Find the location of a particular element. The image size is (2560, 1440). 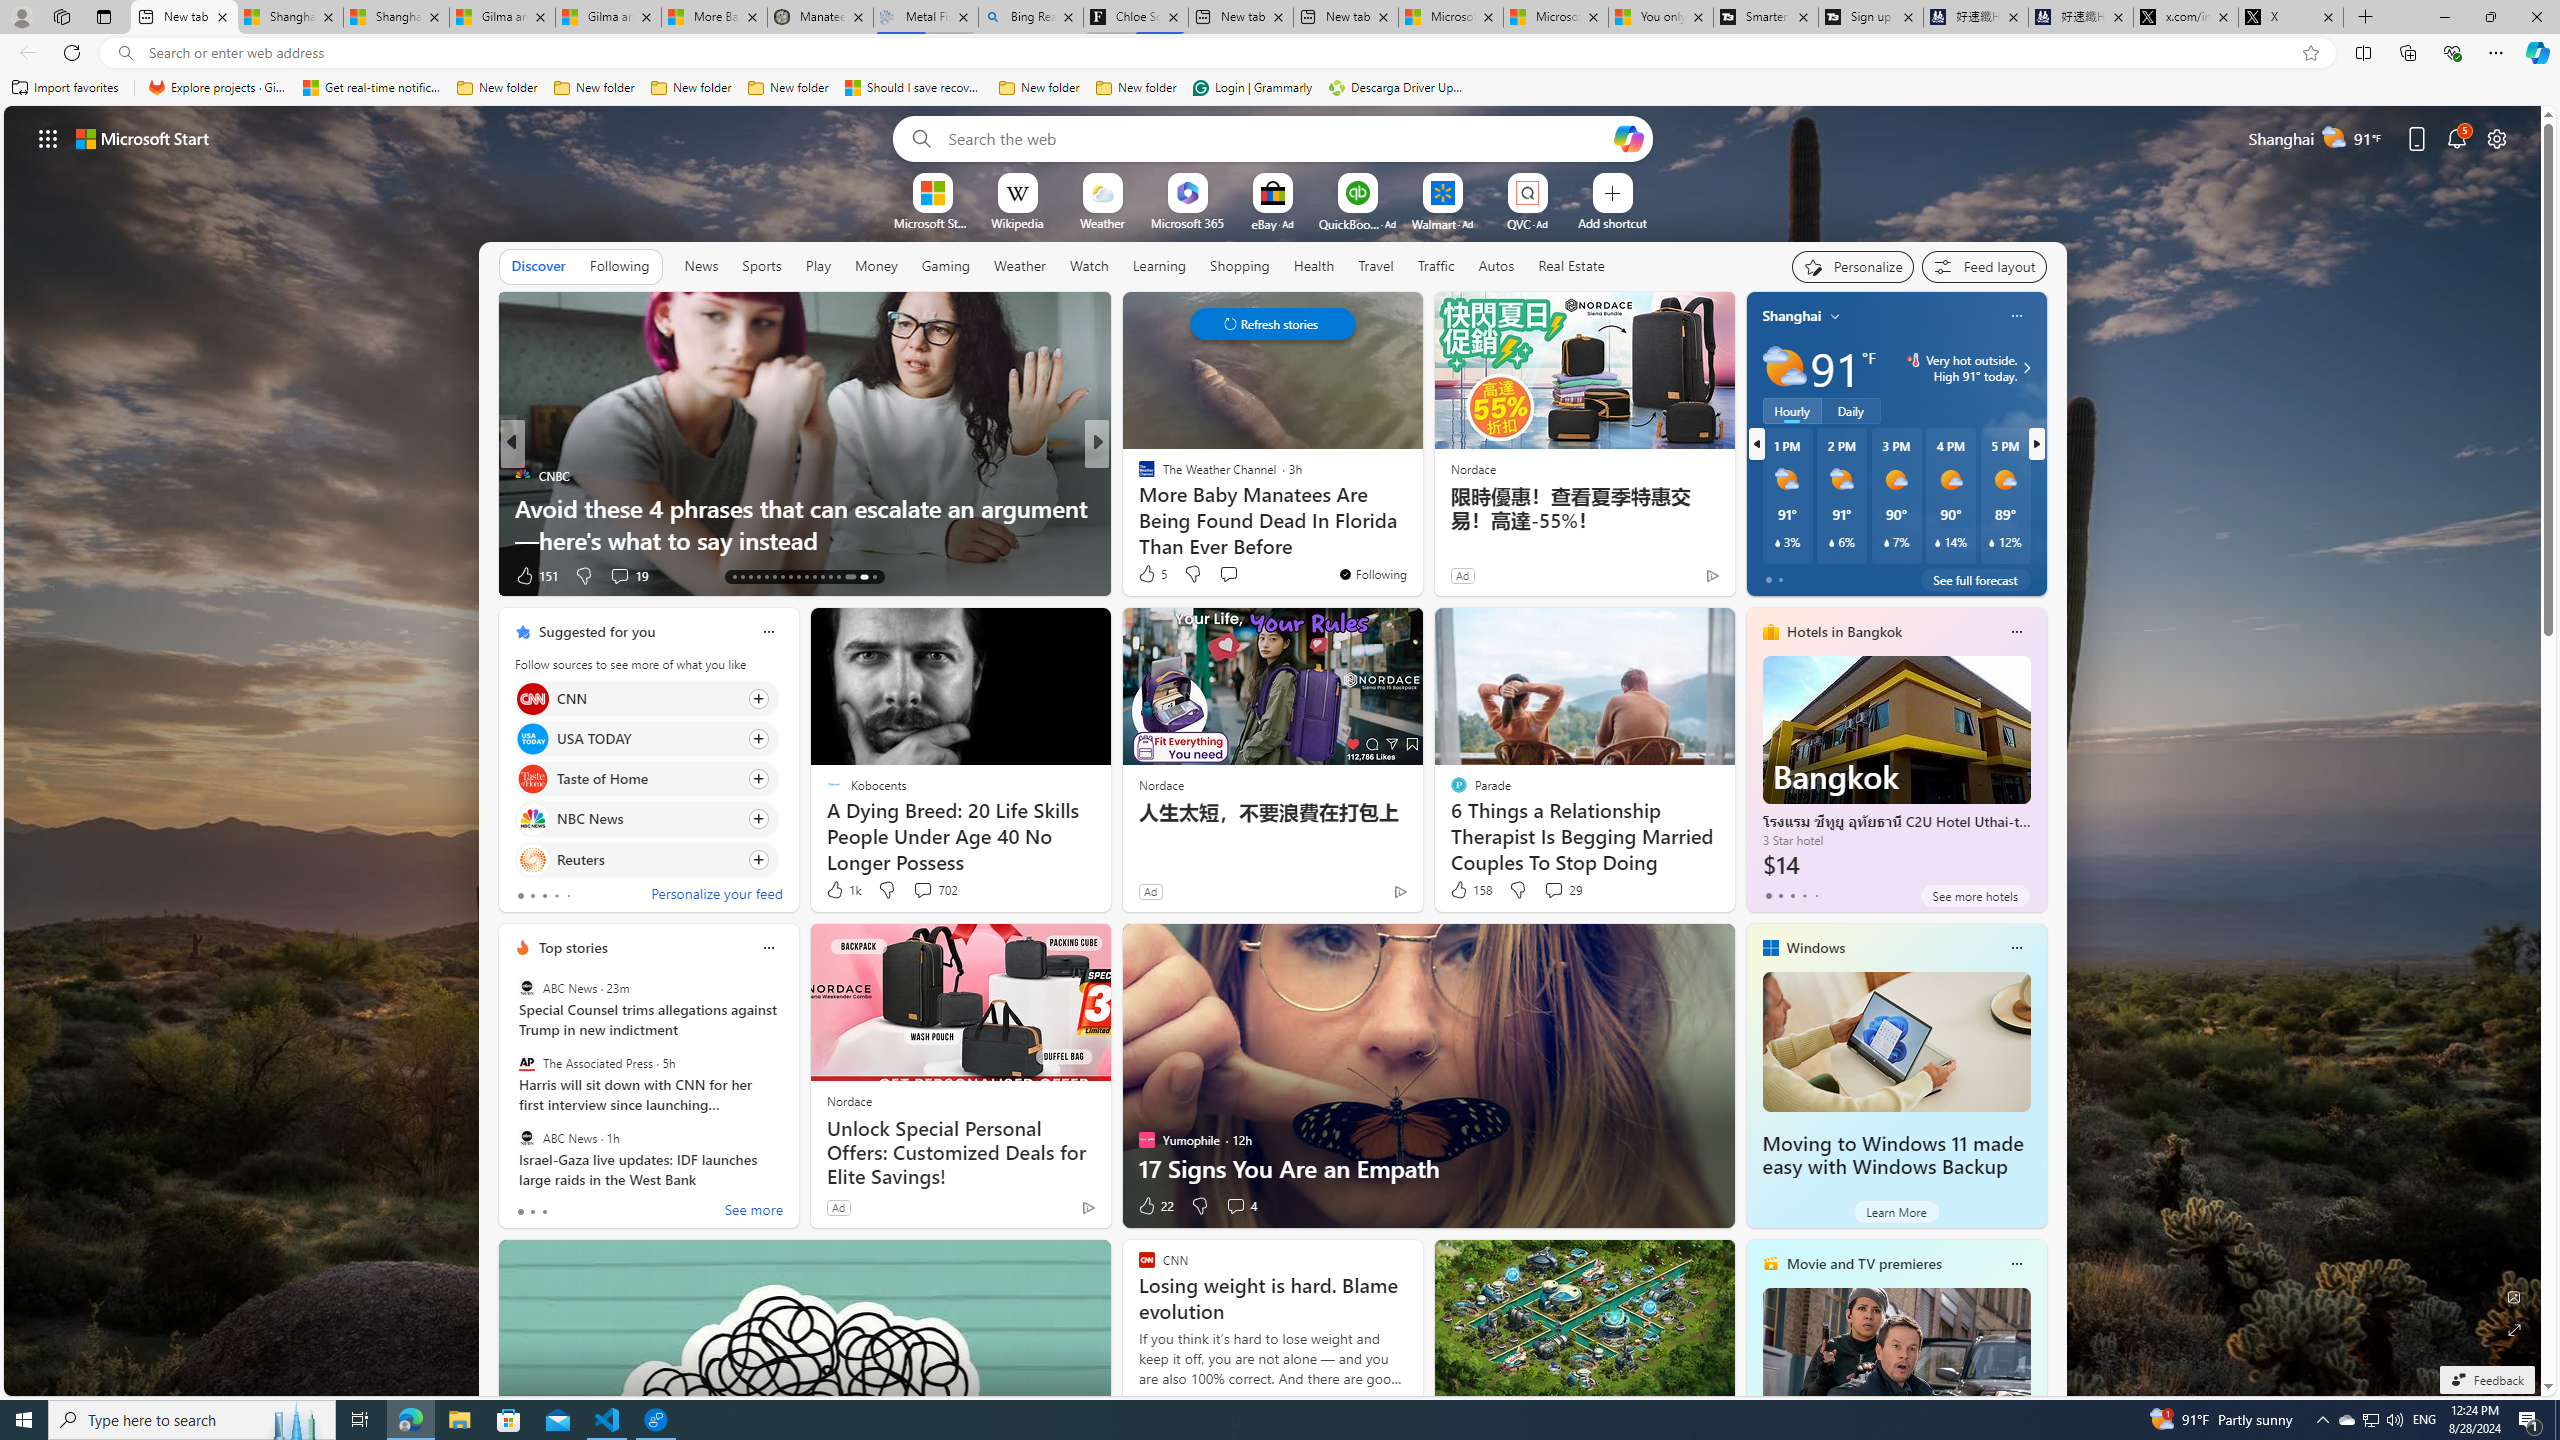

'Health' is located at coordinates (1312, 264).